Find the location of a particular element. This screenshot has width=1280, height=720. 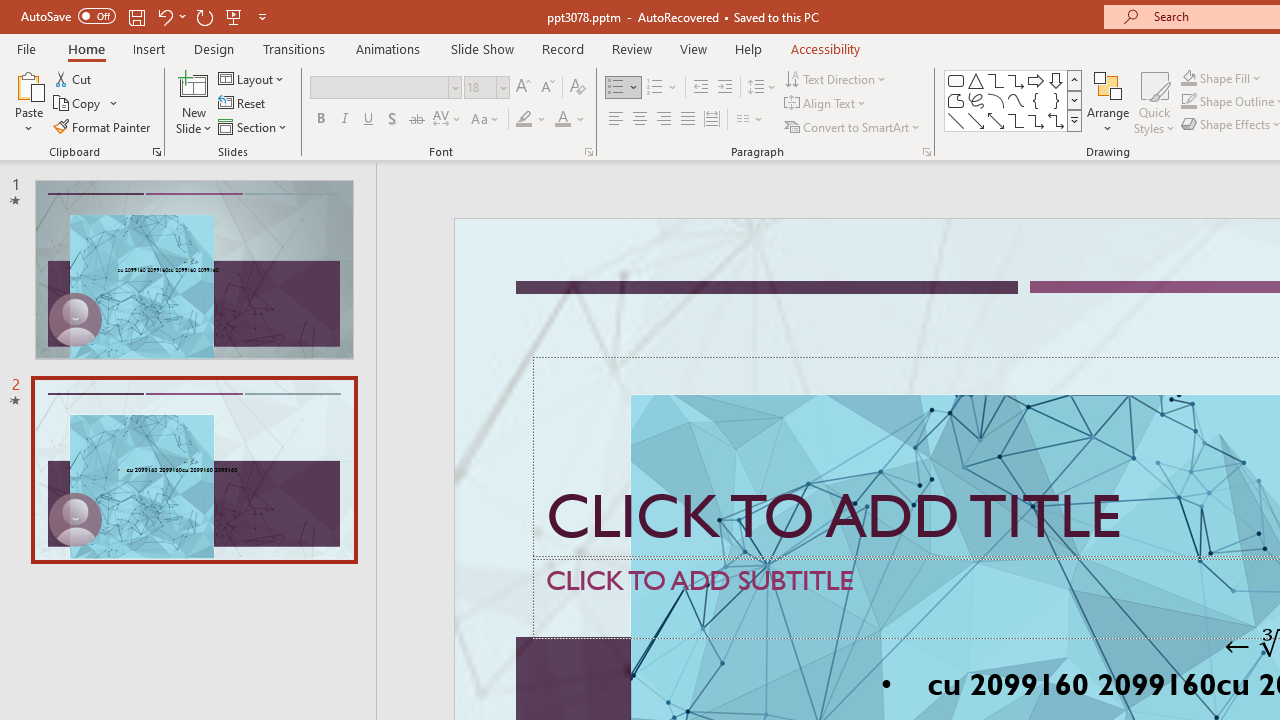

'Center' is located at coordinates (640, 119).